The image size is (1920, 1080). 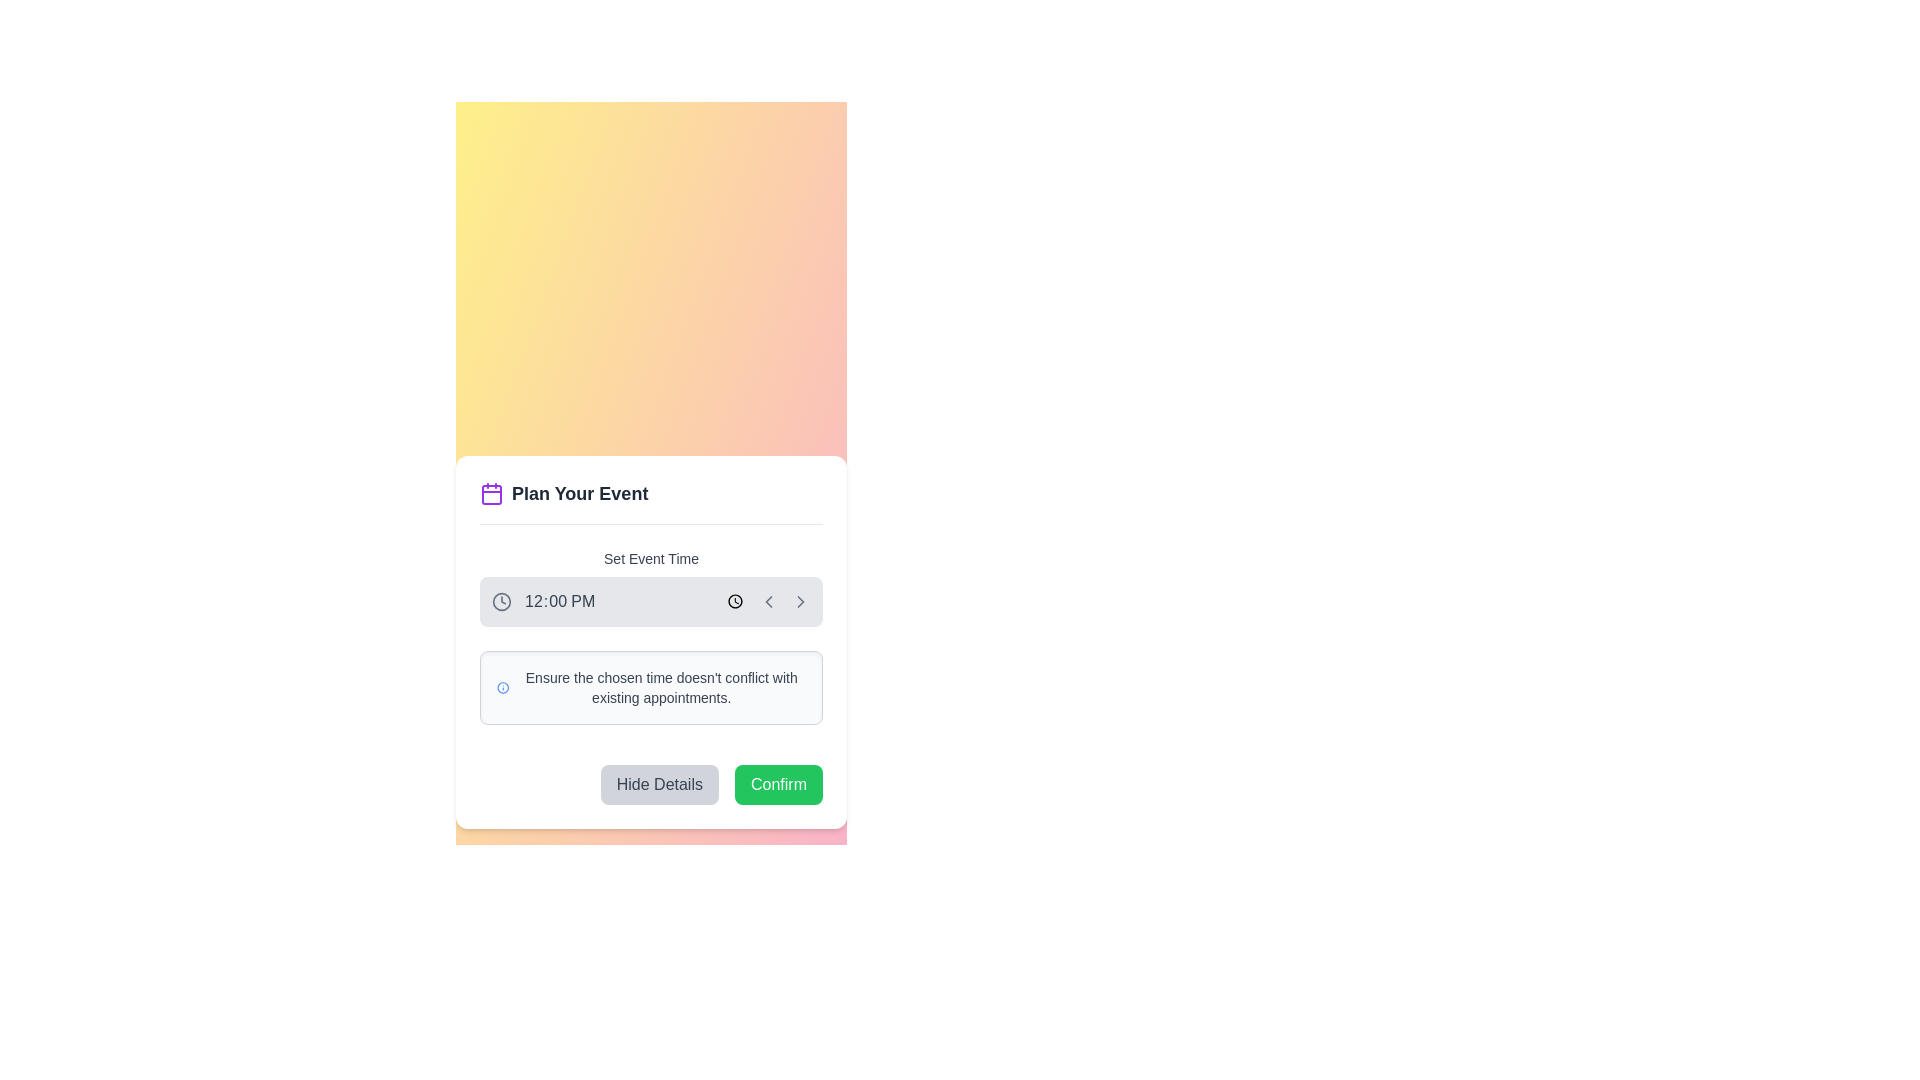 I want to click on the blue information icon featuring a lowercase 'i' inside a circular outline, so click(x=503, y=686).